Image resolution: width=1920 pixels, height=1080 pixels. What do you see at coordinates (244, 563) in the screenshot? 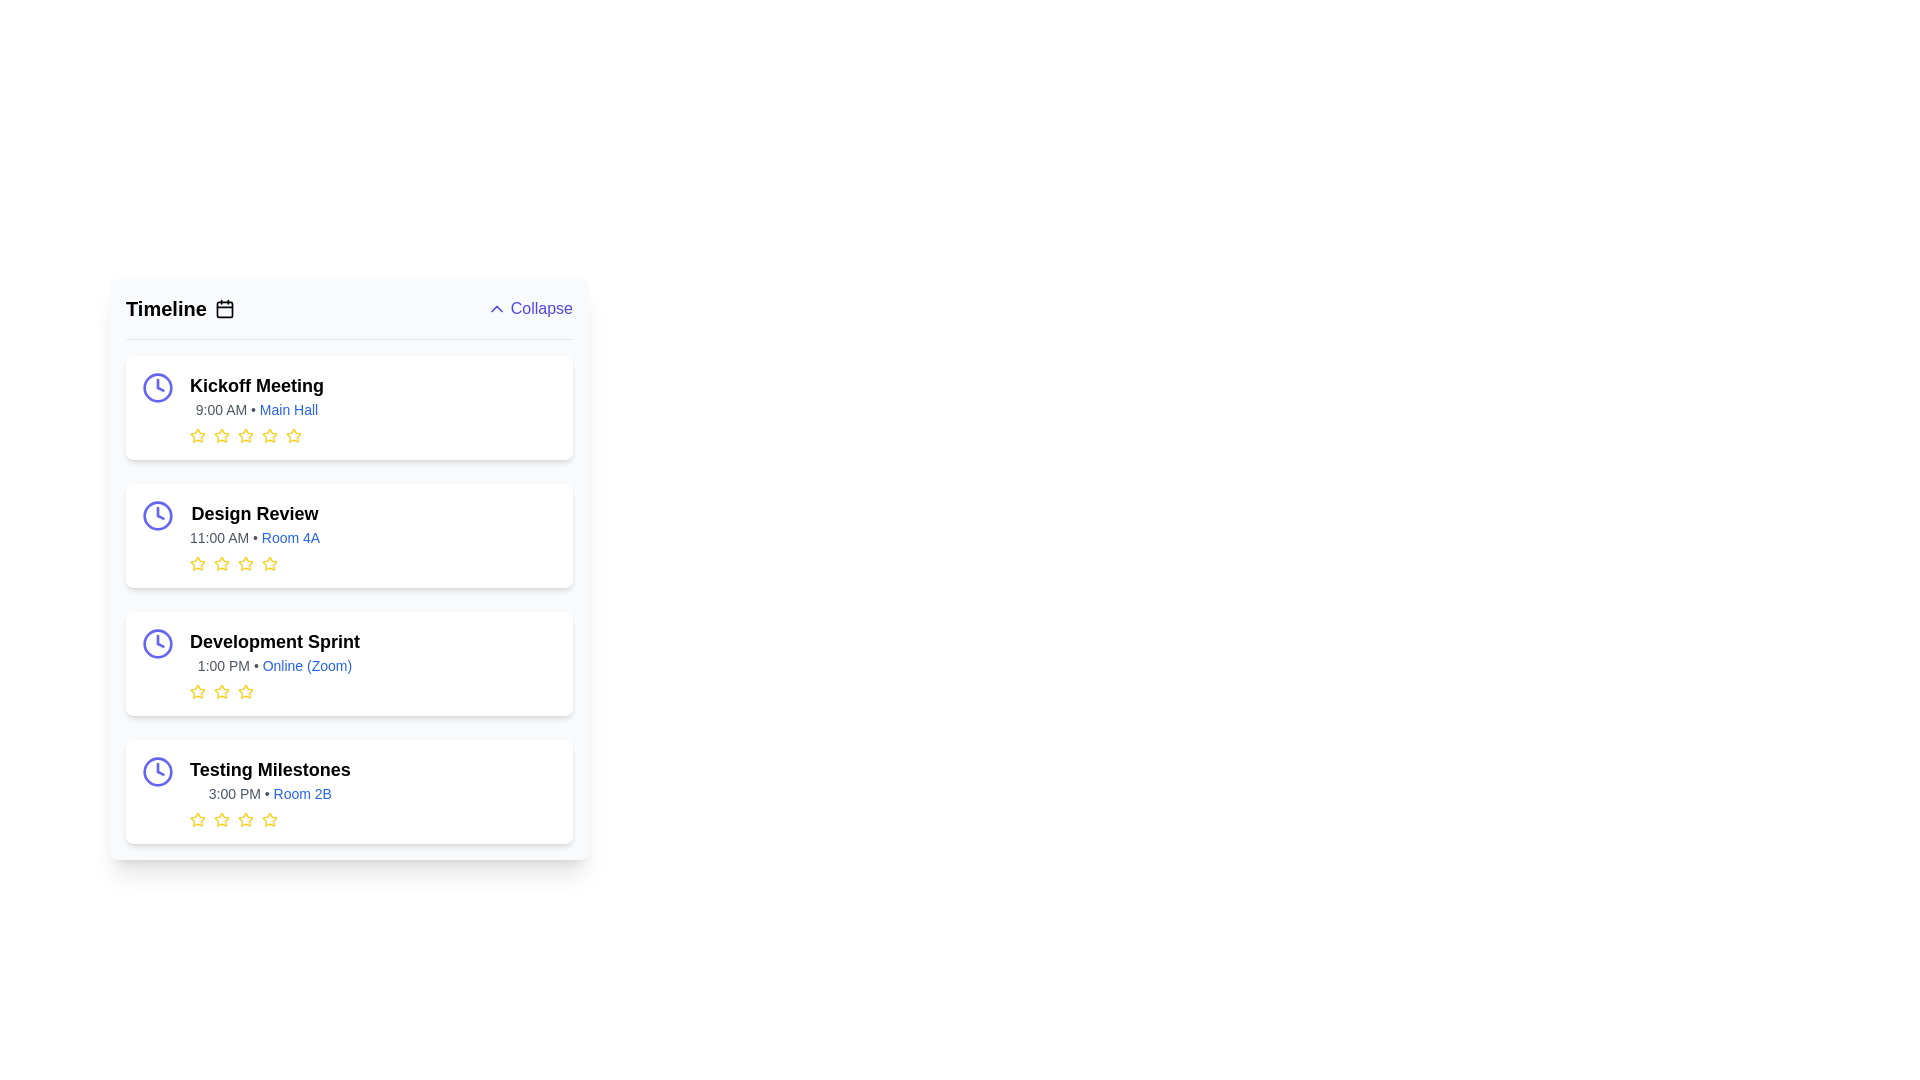
I see `the second star-shaped Rating Star Icon, which is styled in bright yellow and located beneath the 'Design Review' event description` at bounding box center [244, 563].